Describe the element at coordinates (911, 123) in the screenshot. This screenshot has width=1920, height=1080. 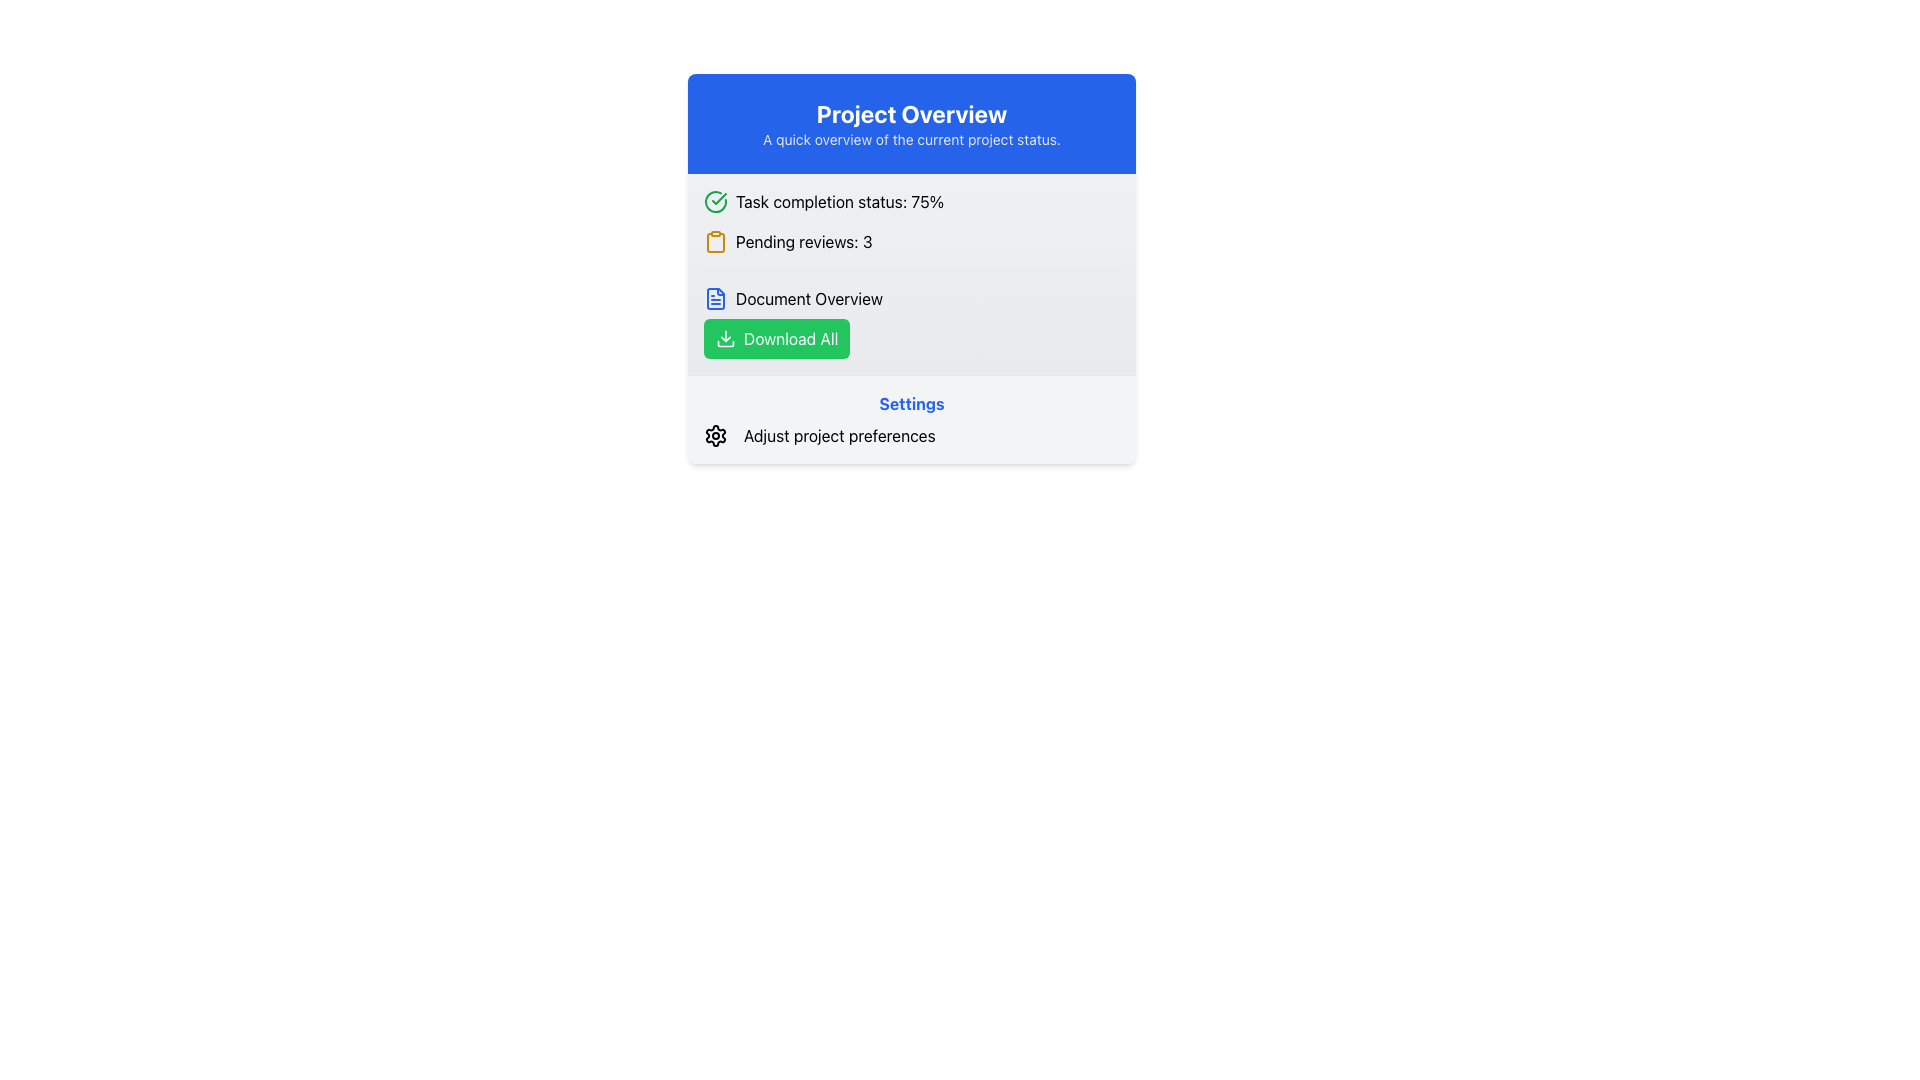
I see `the Header Section which has a vibrant blue background and bold white text saying 'Project Overview'` at that location.